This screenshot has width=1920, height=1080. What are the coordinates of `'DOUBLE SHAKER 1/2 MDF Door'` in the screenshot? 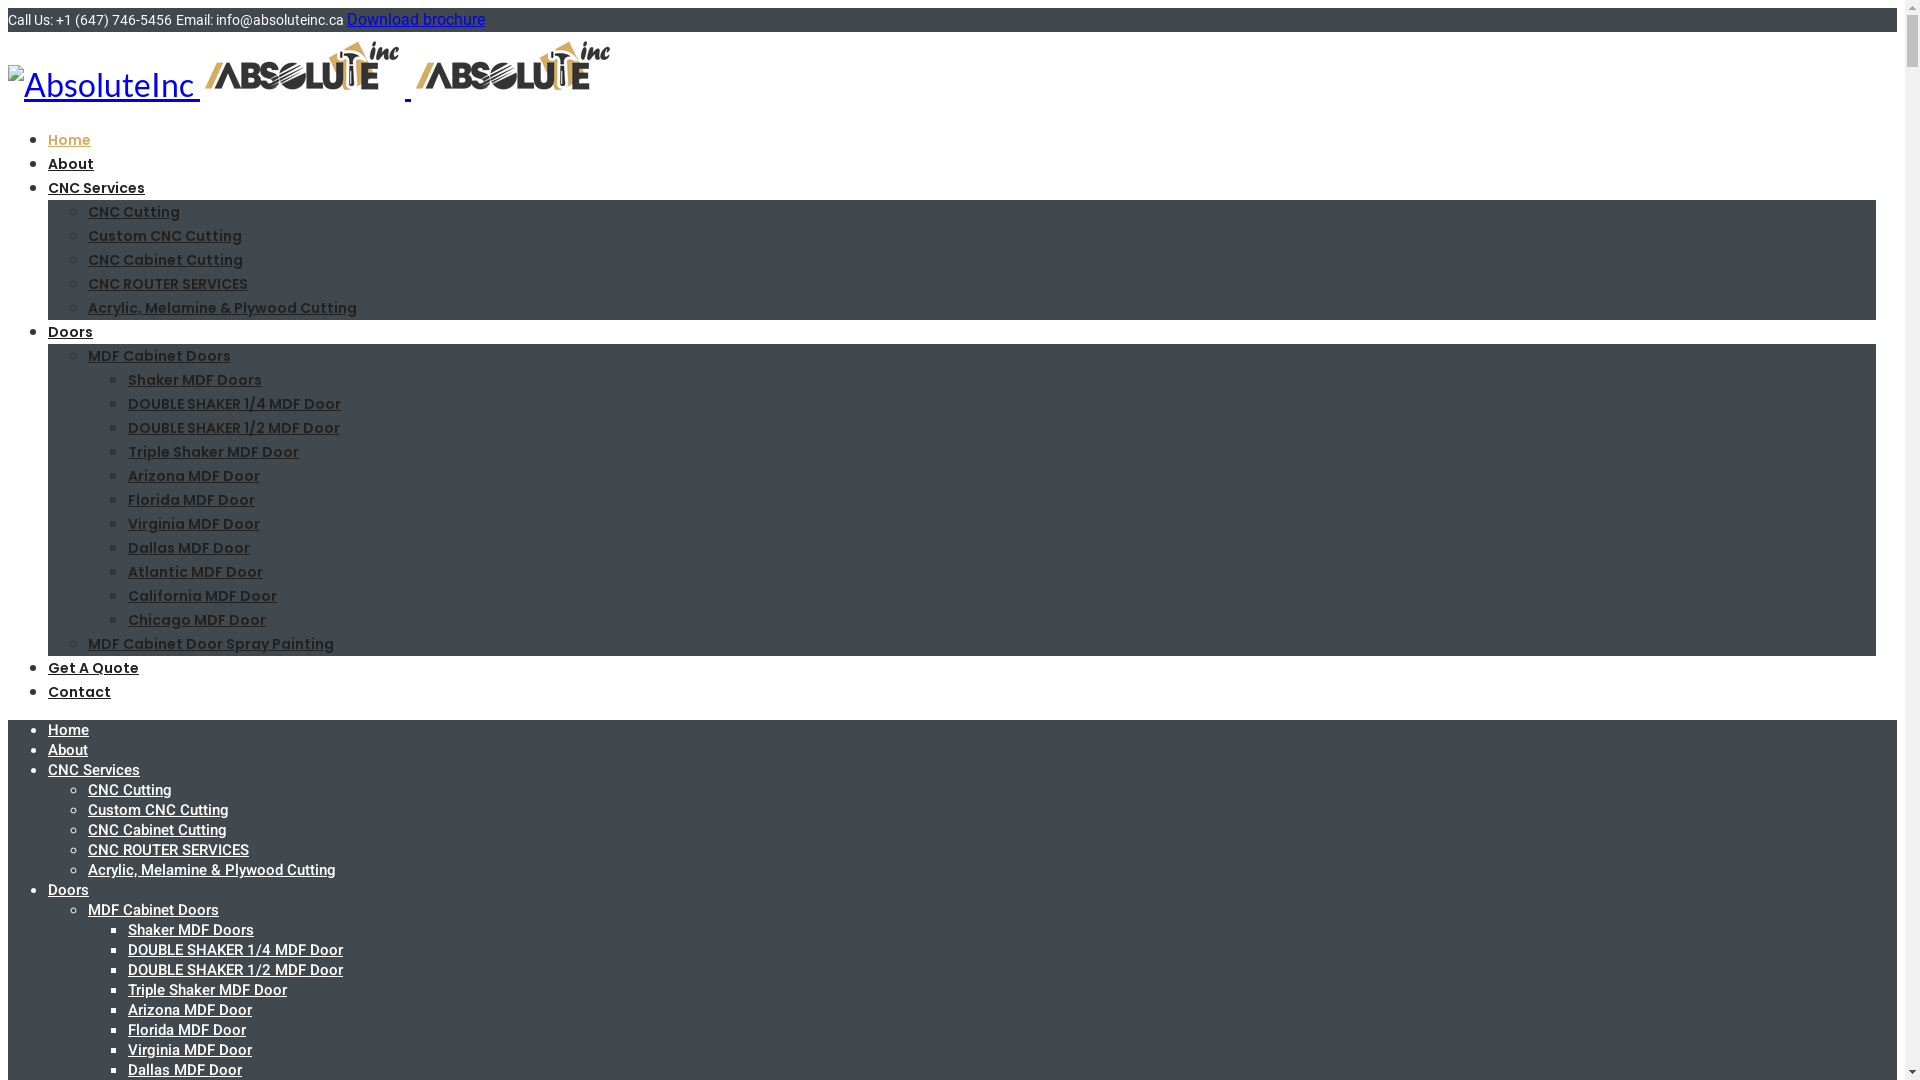 It's located at (234, 427).